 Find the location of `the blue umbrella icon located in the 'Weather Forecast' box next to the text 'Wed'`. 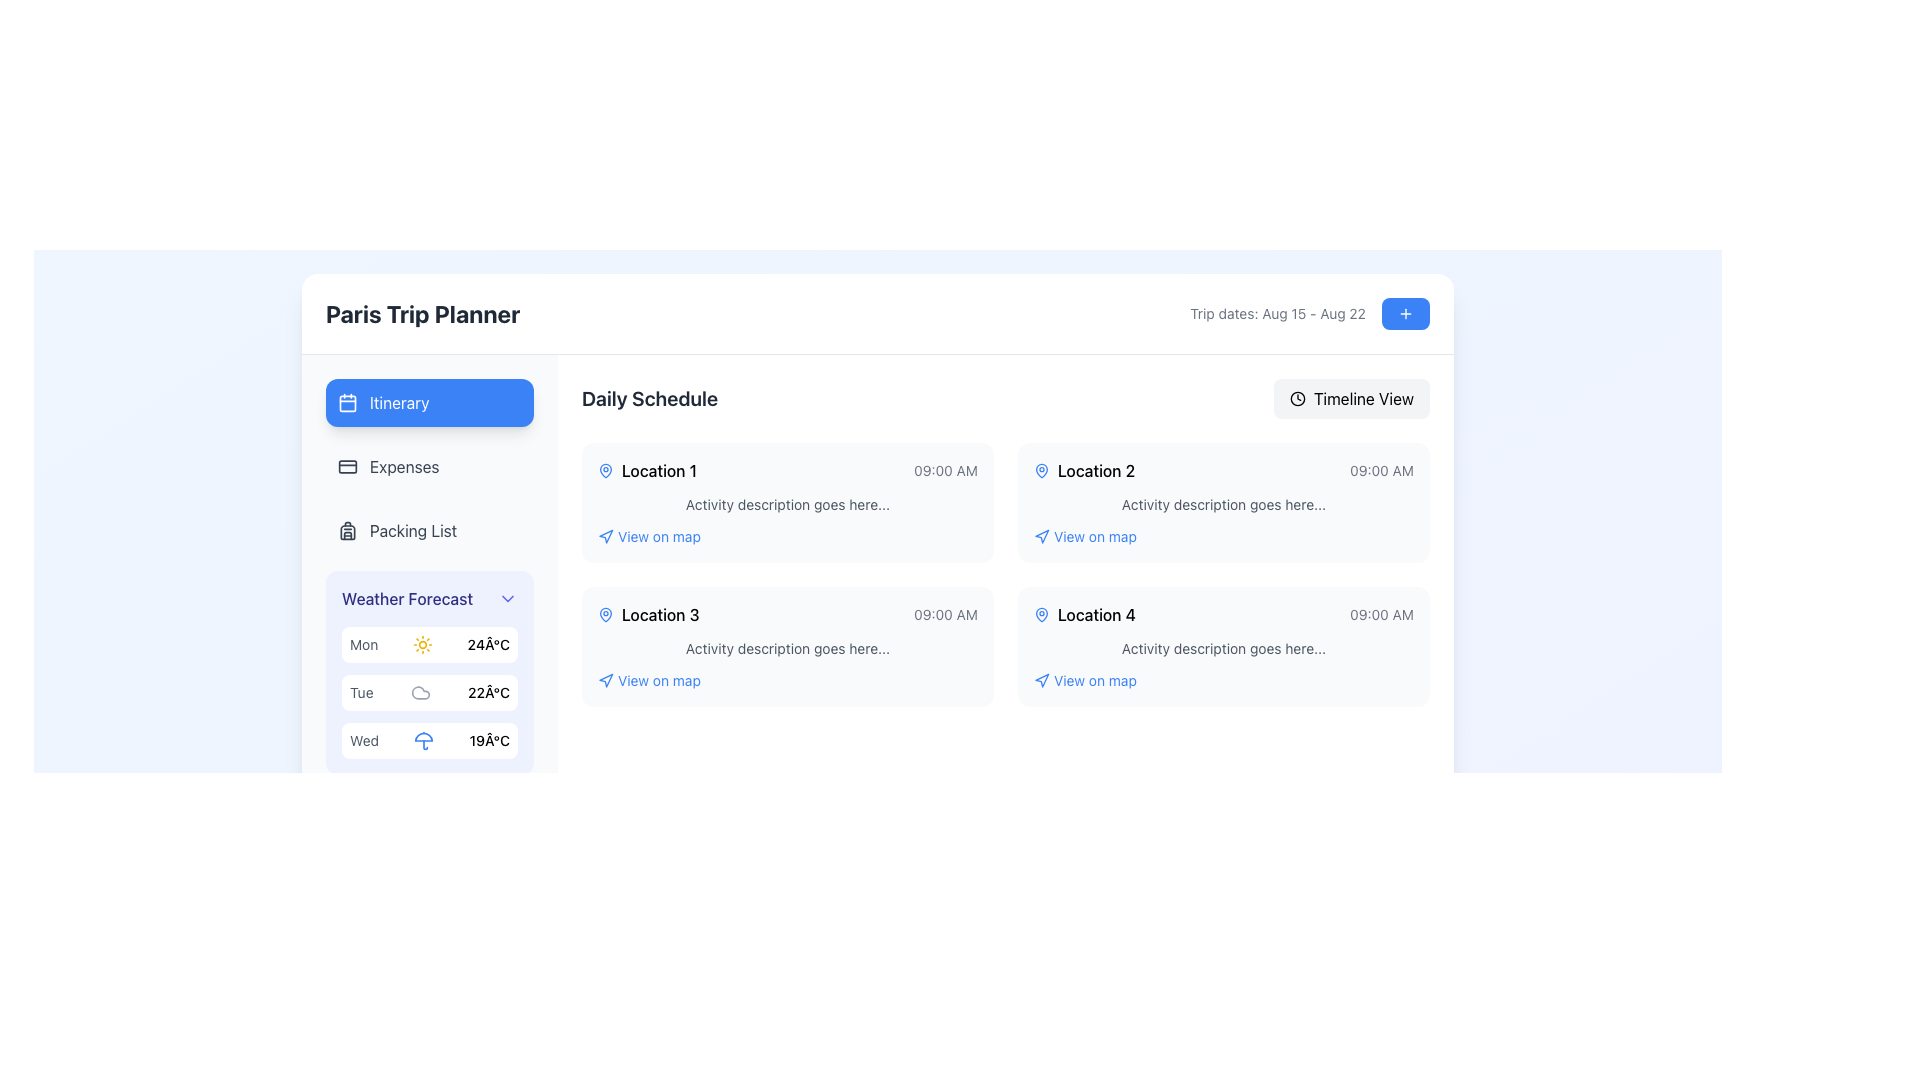

the blue umbrella icon located in the 'Weather Forecast' box next to the text 'Wed' is located at coordinates (423, 740).